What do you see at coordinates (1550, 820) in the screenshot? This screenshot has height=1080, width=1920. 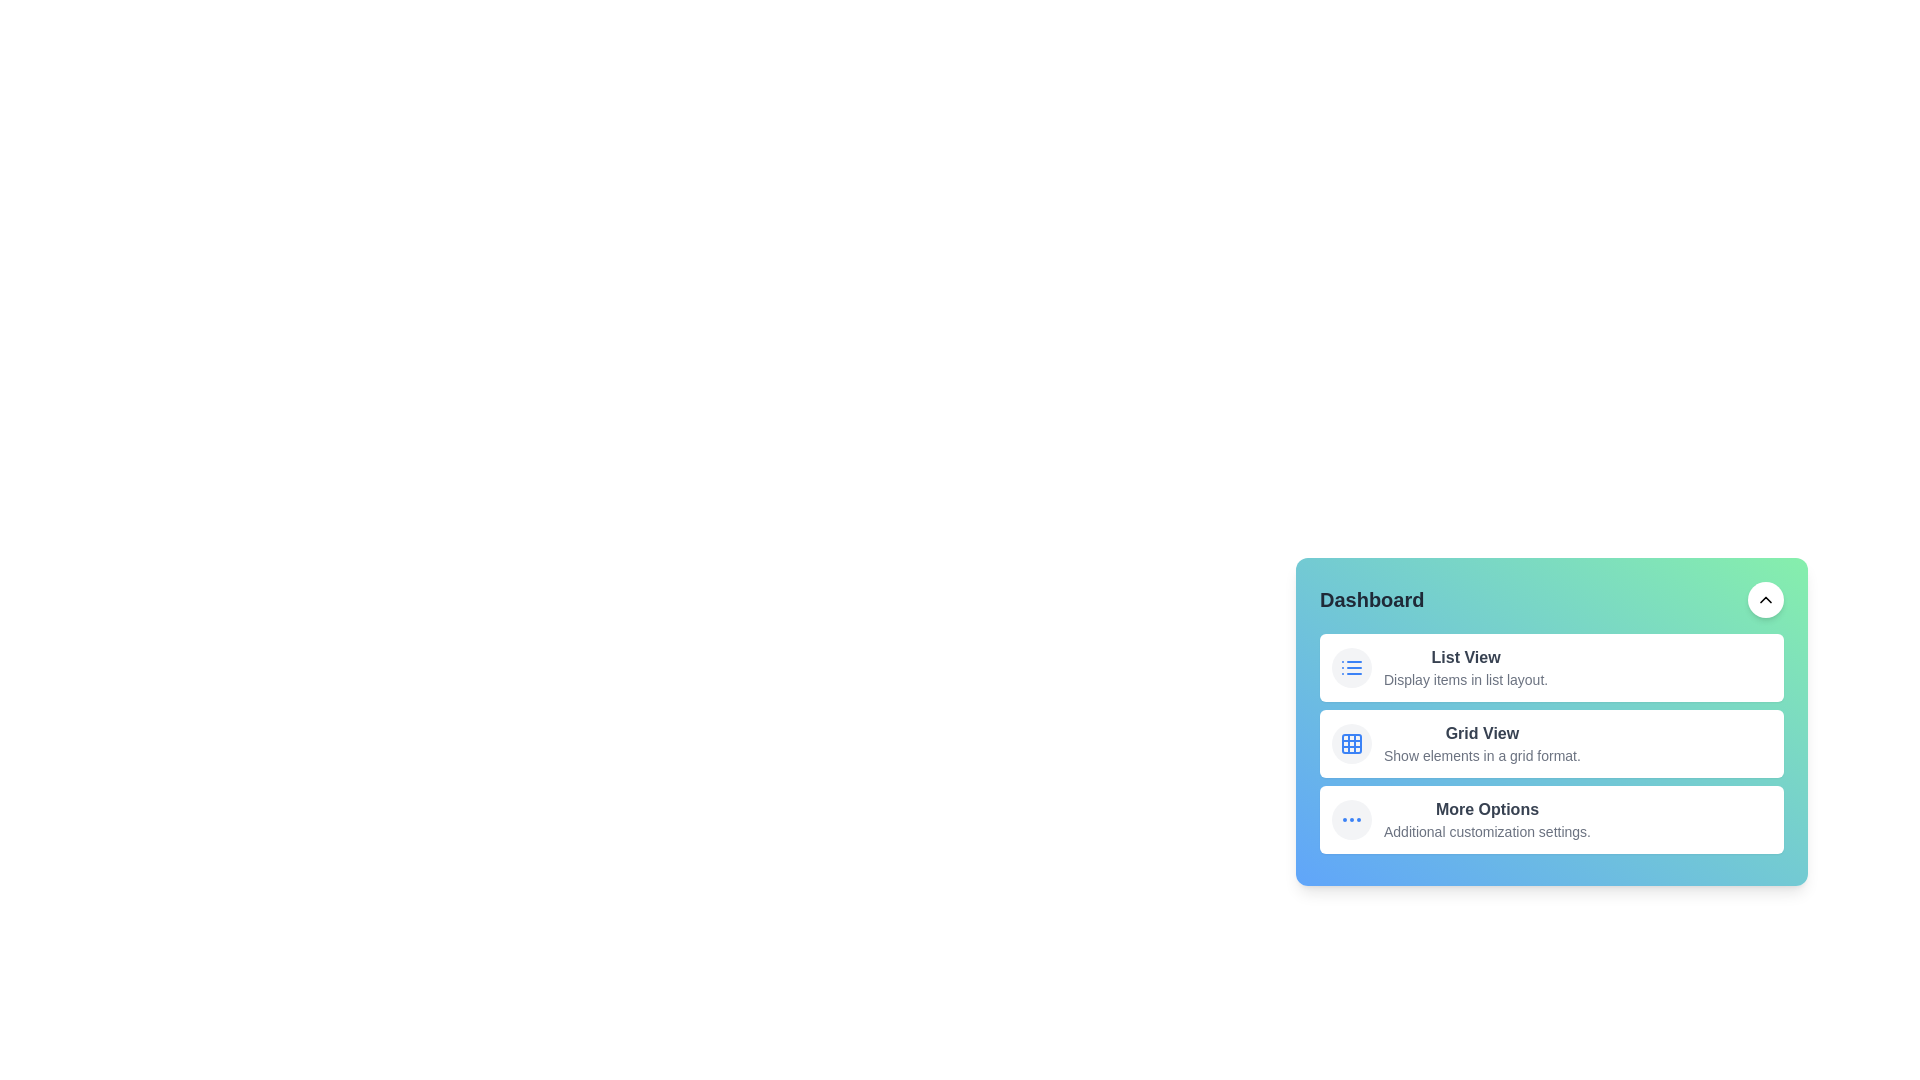 I see `the 'More Options' option in the dashboard` at bounding box center [1550, 820].